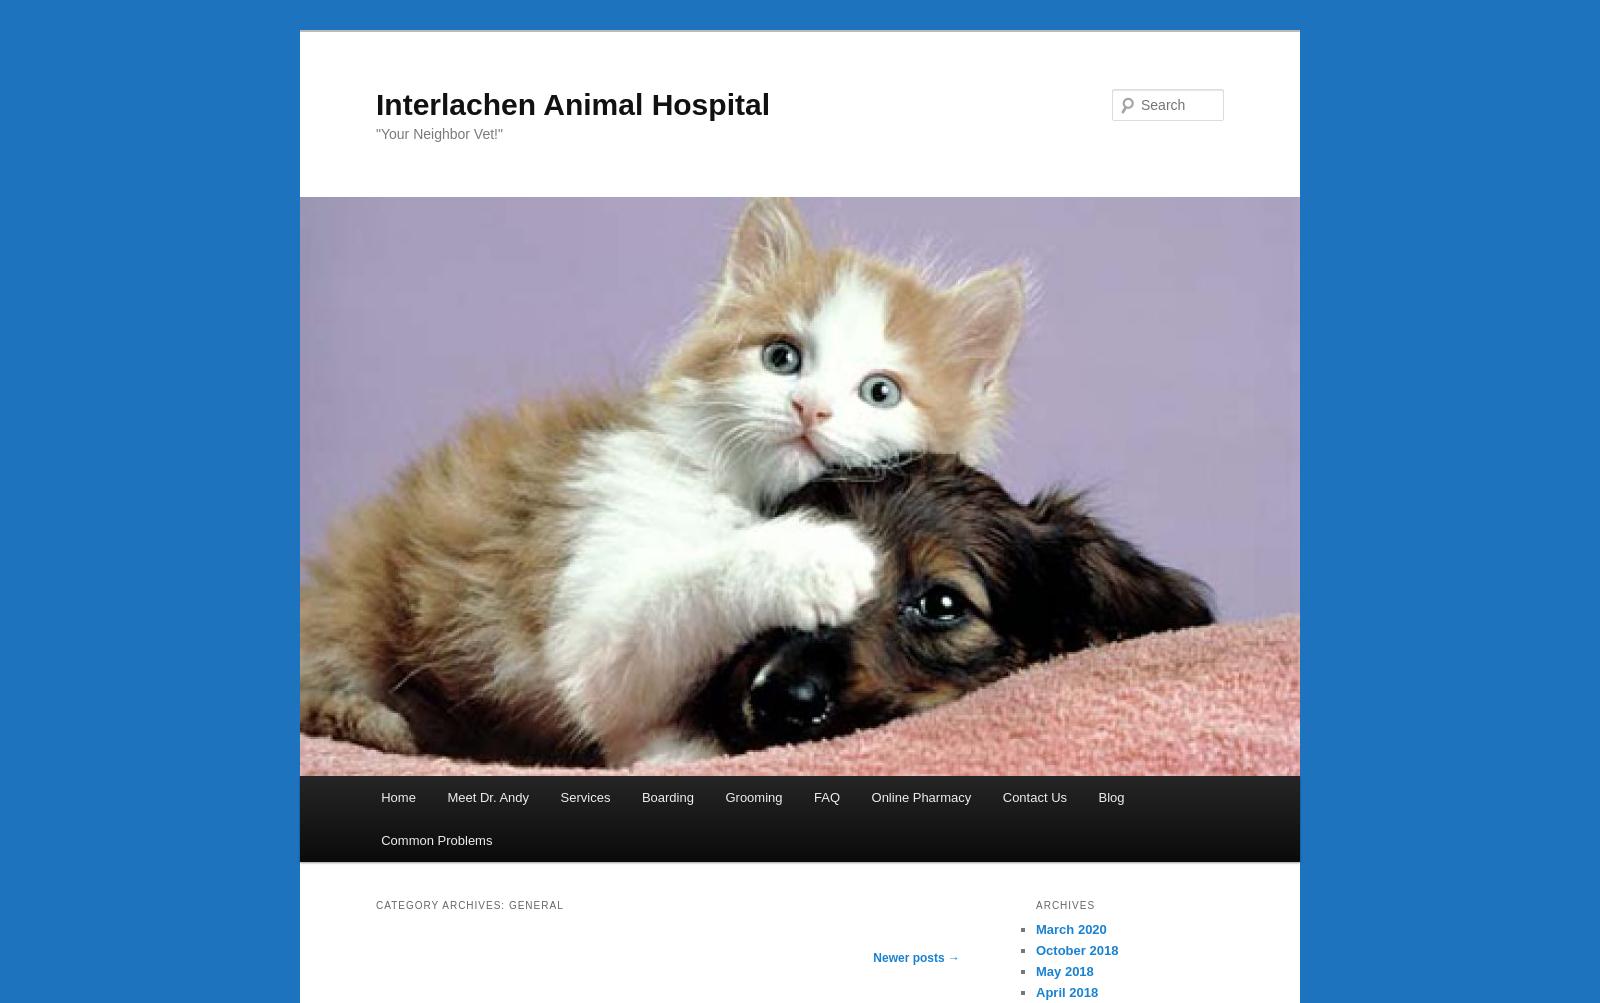  I want to click on 'March 2020', so click(1071, 927).